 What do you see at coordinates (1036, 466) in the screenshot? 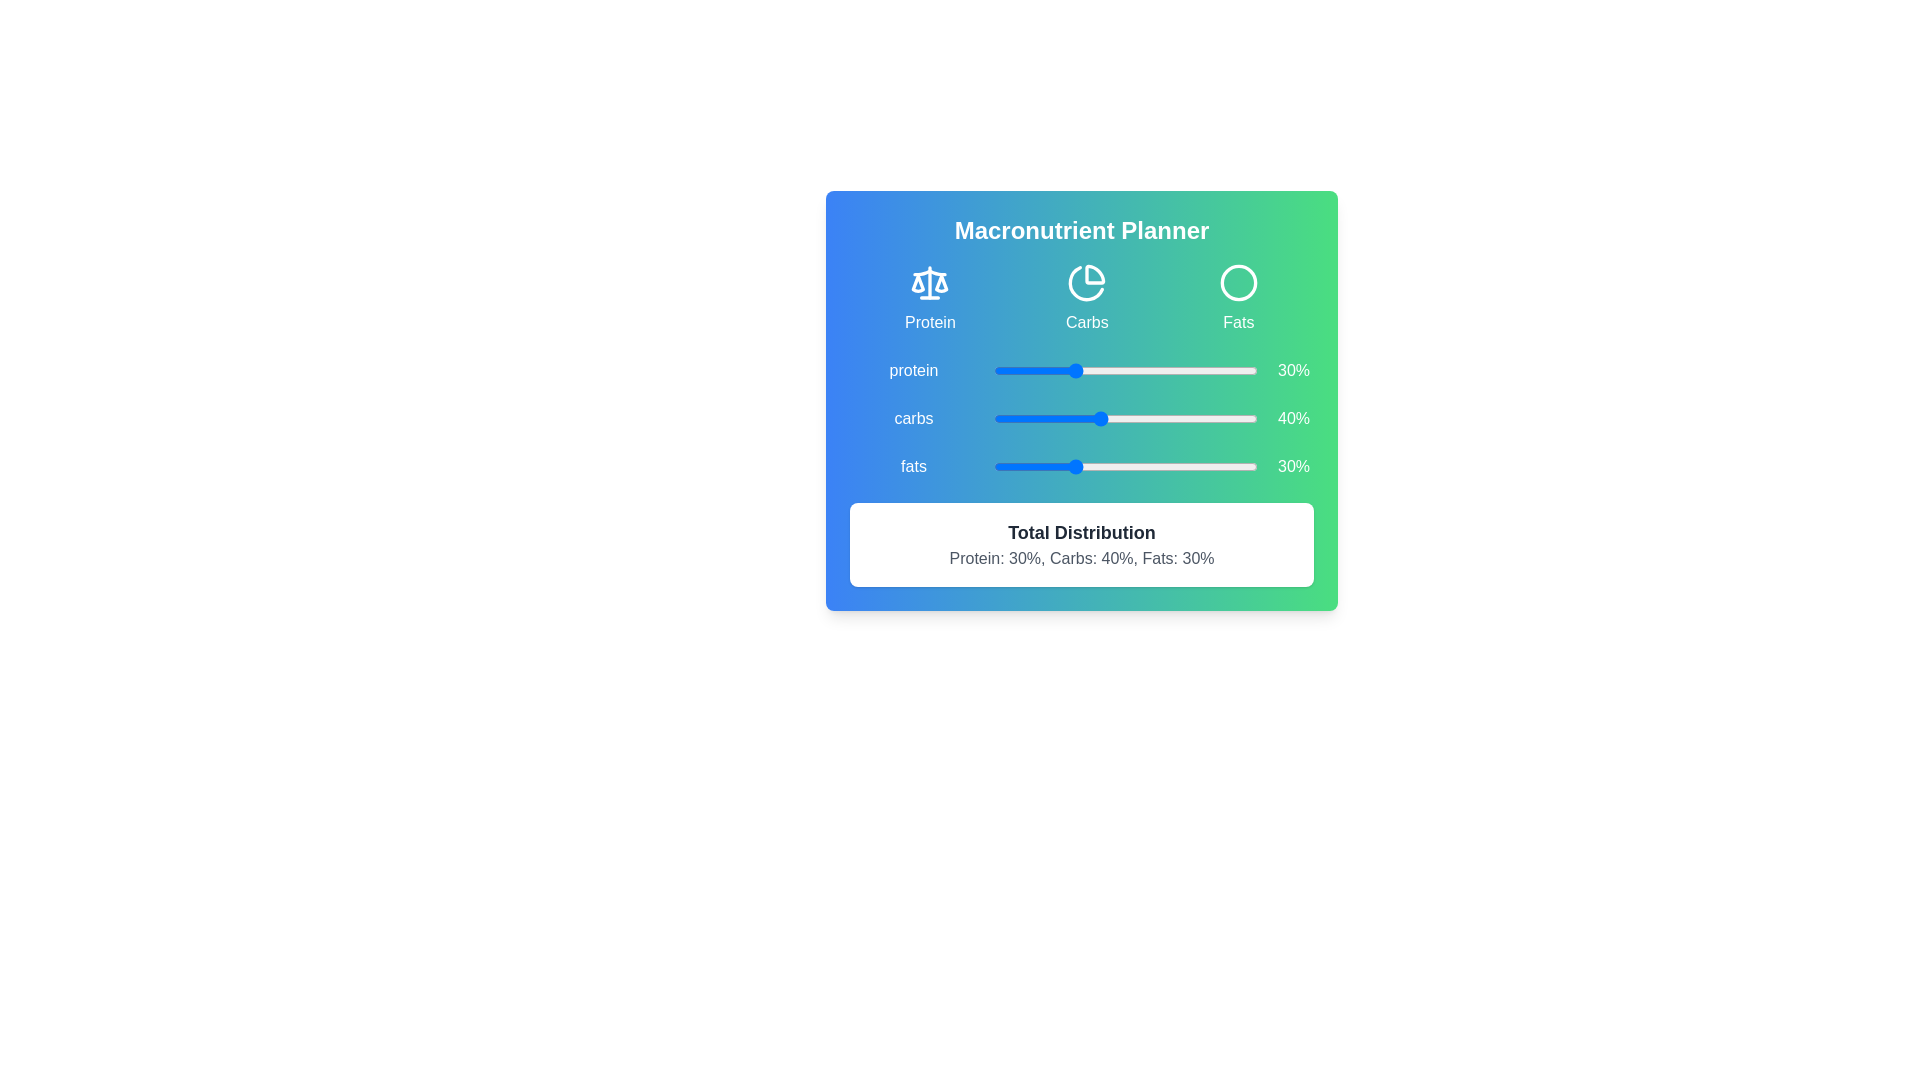
I see `the fats slider` at bounding box center [1036, 466].